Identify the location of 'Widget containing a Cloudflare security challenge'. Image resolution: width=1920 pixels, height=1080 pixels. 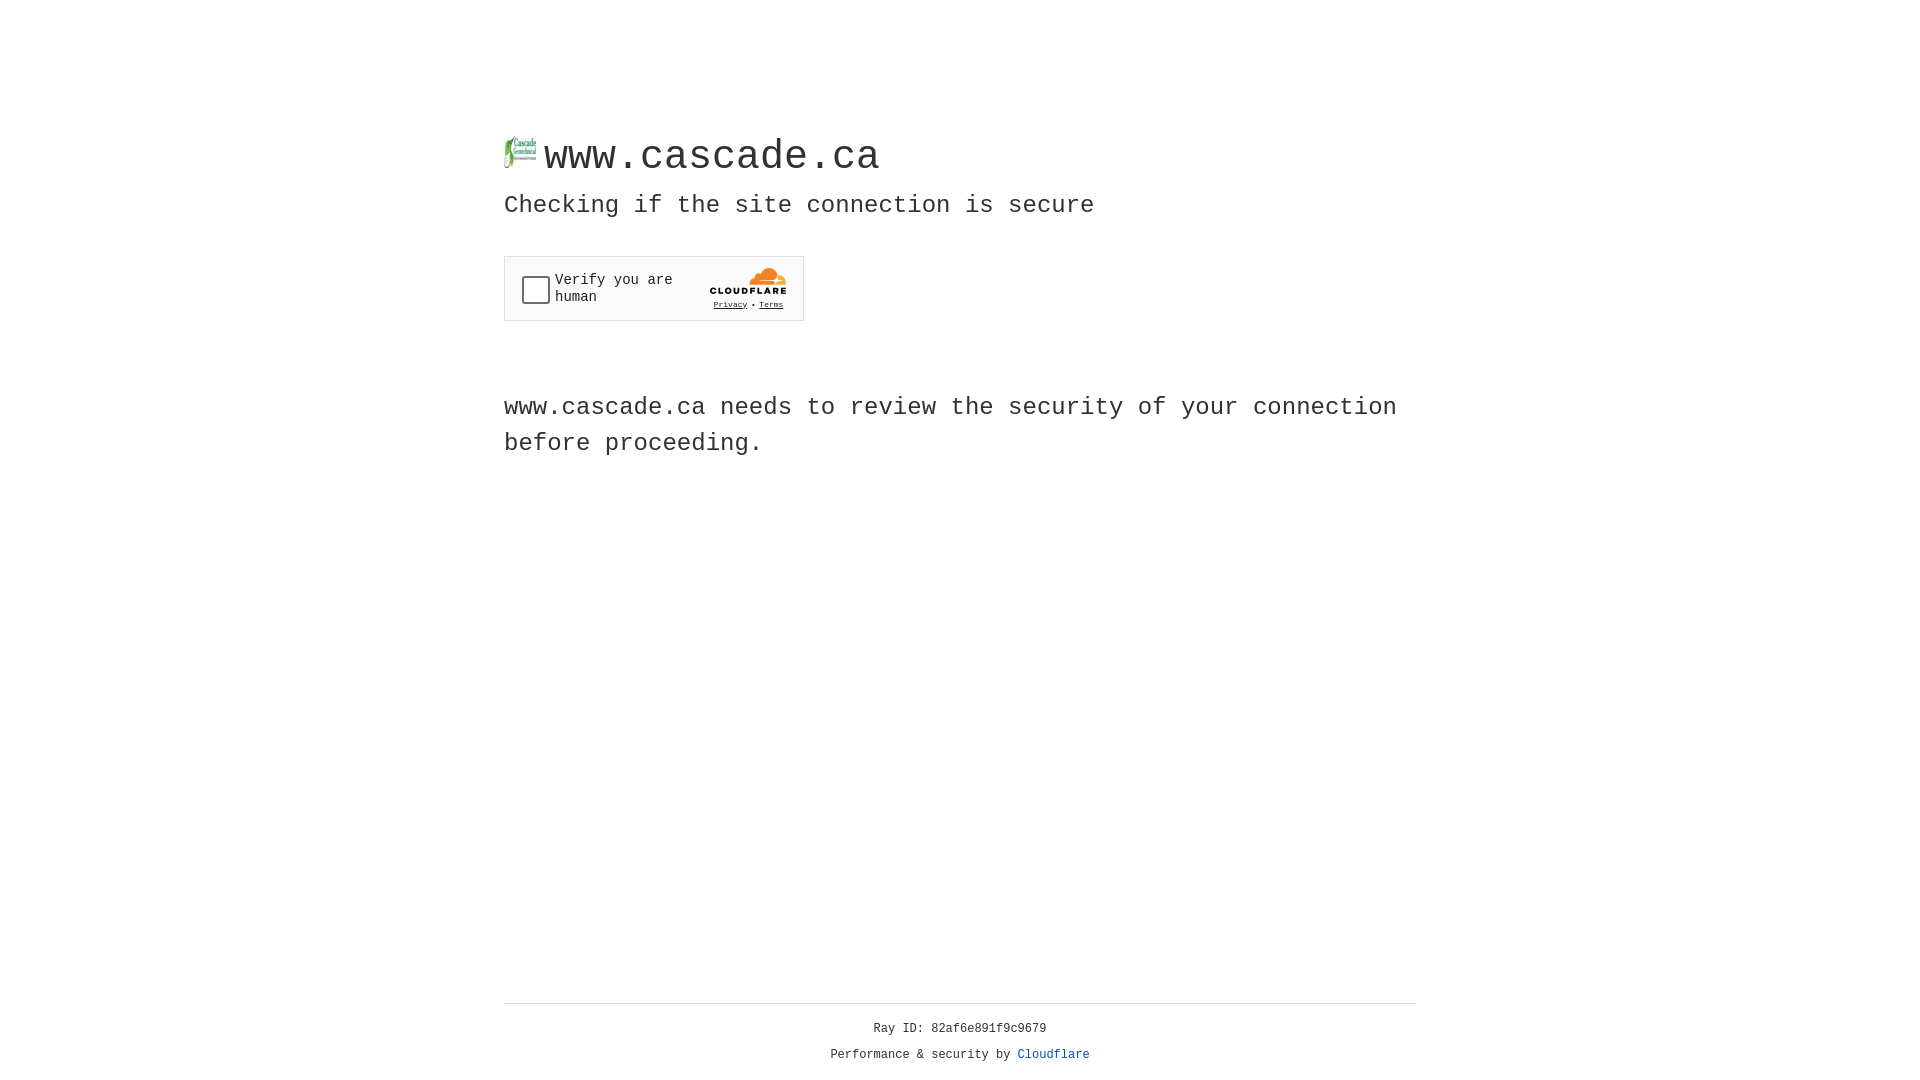
(653, 288).